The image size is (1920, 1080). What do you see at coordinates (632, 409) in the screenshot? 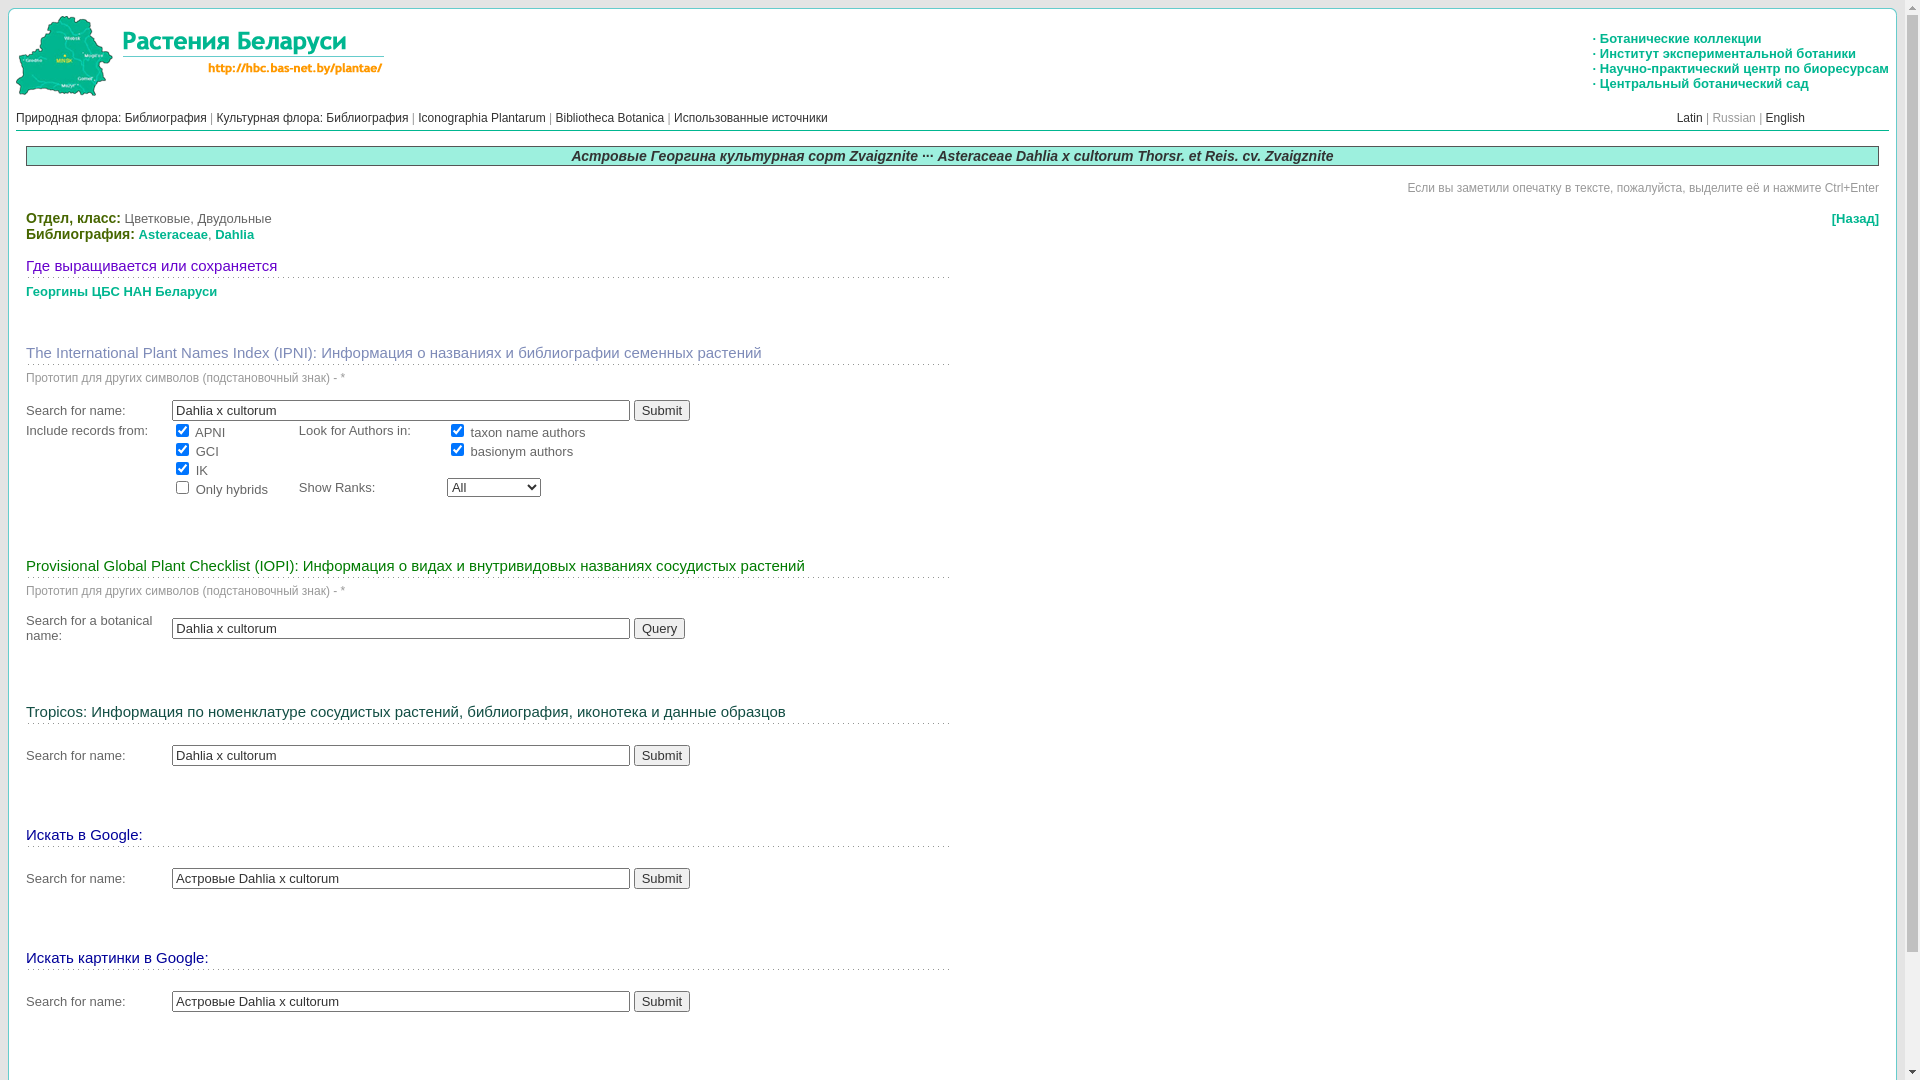
I see `'Submit'` at bounding box center [632, 409].